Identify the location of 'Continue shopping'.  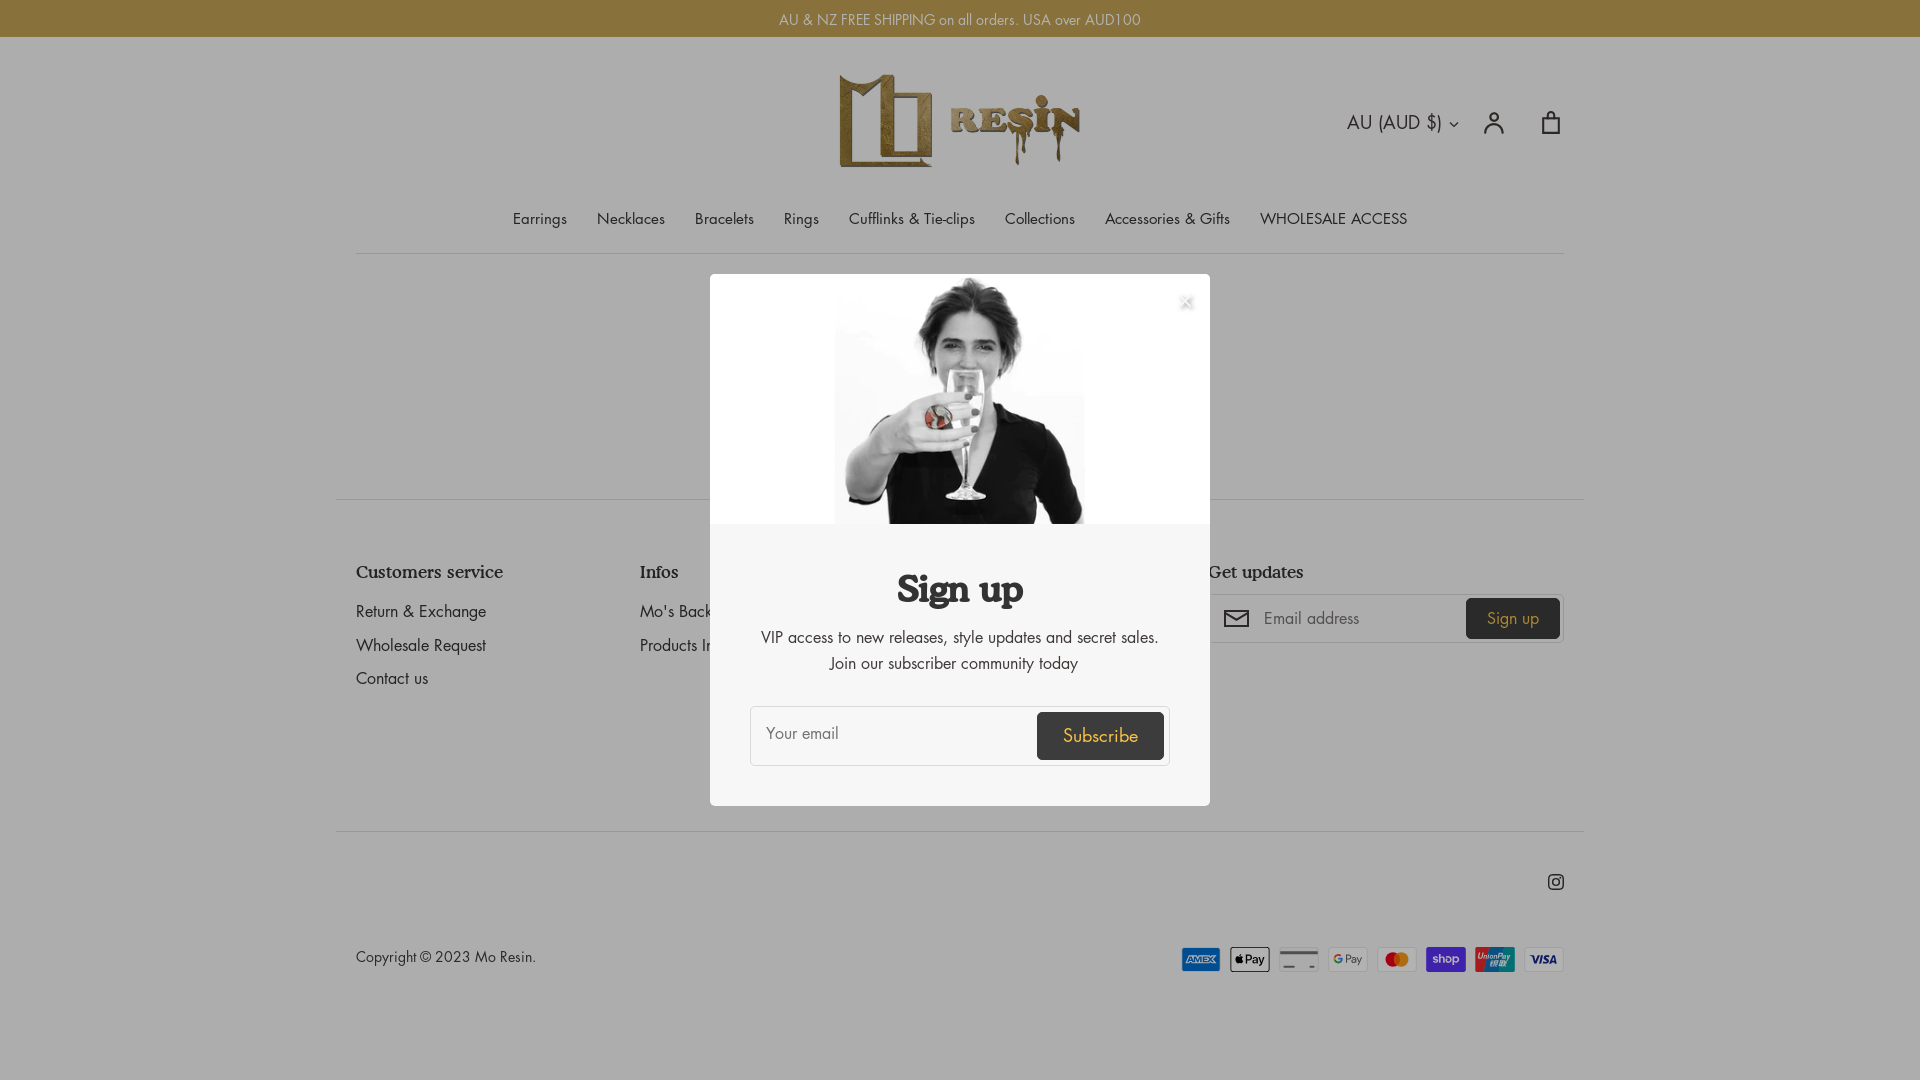
(960, 414).